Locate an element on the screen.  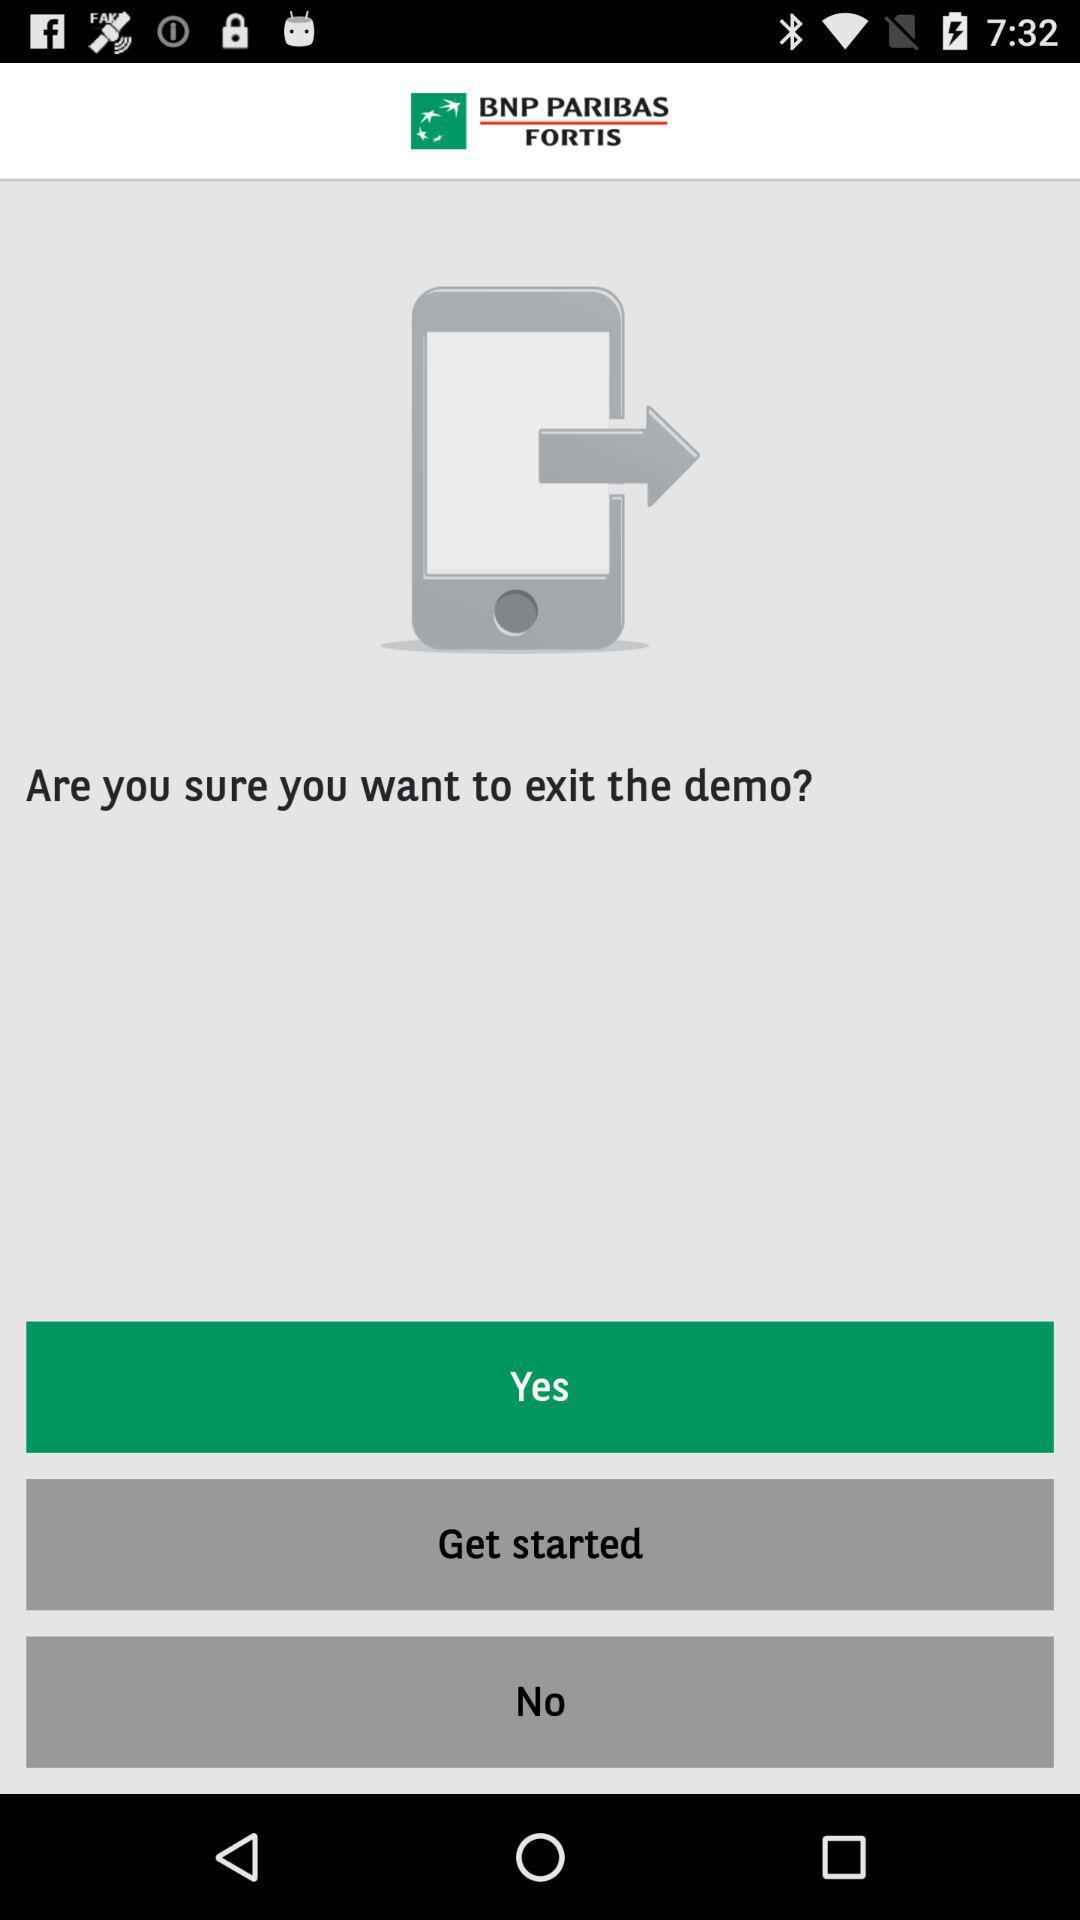
the icon below the yes item is located at coordinates (540, 1543).